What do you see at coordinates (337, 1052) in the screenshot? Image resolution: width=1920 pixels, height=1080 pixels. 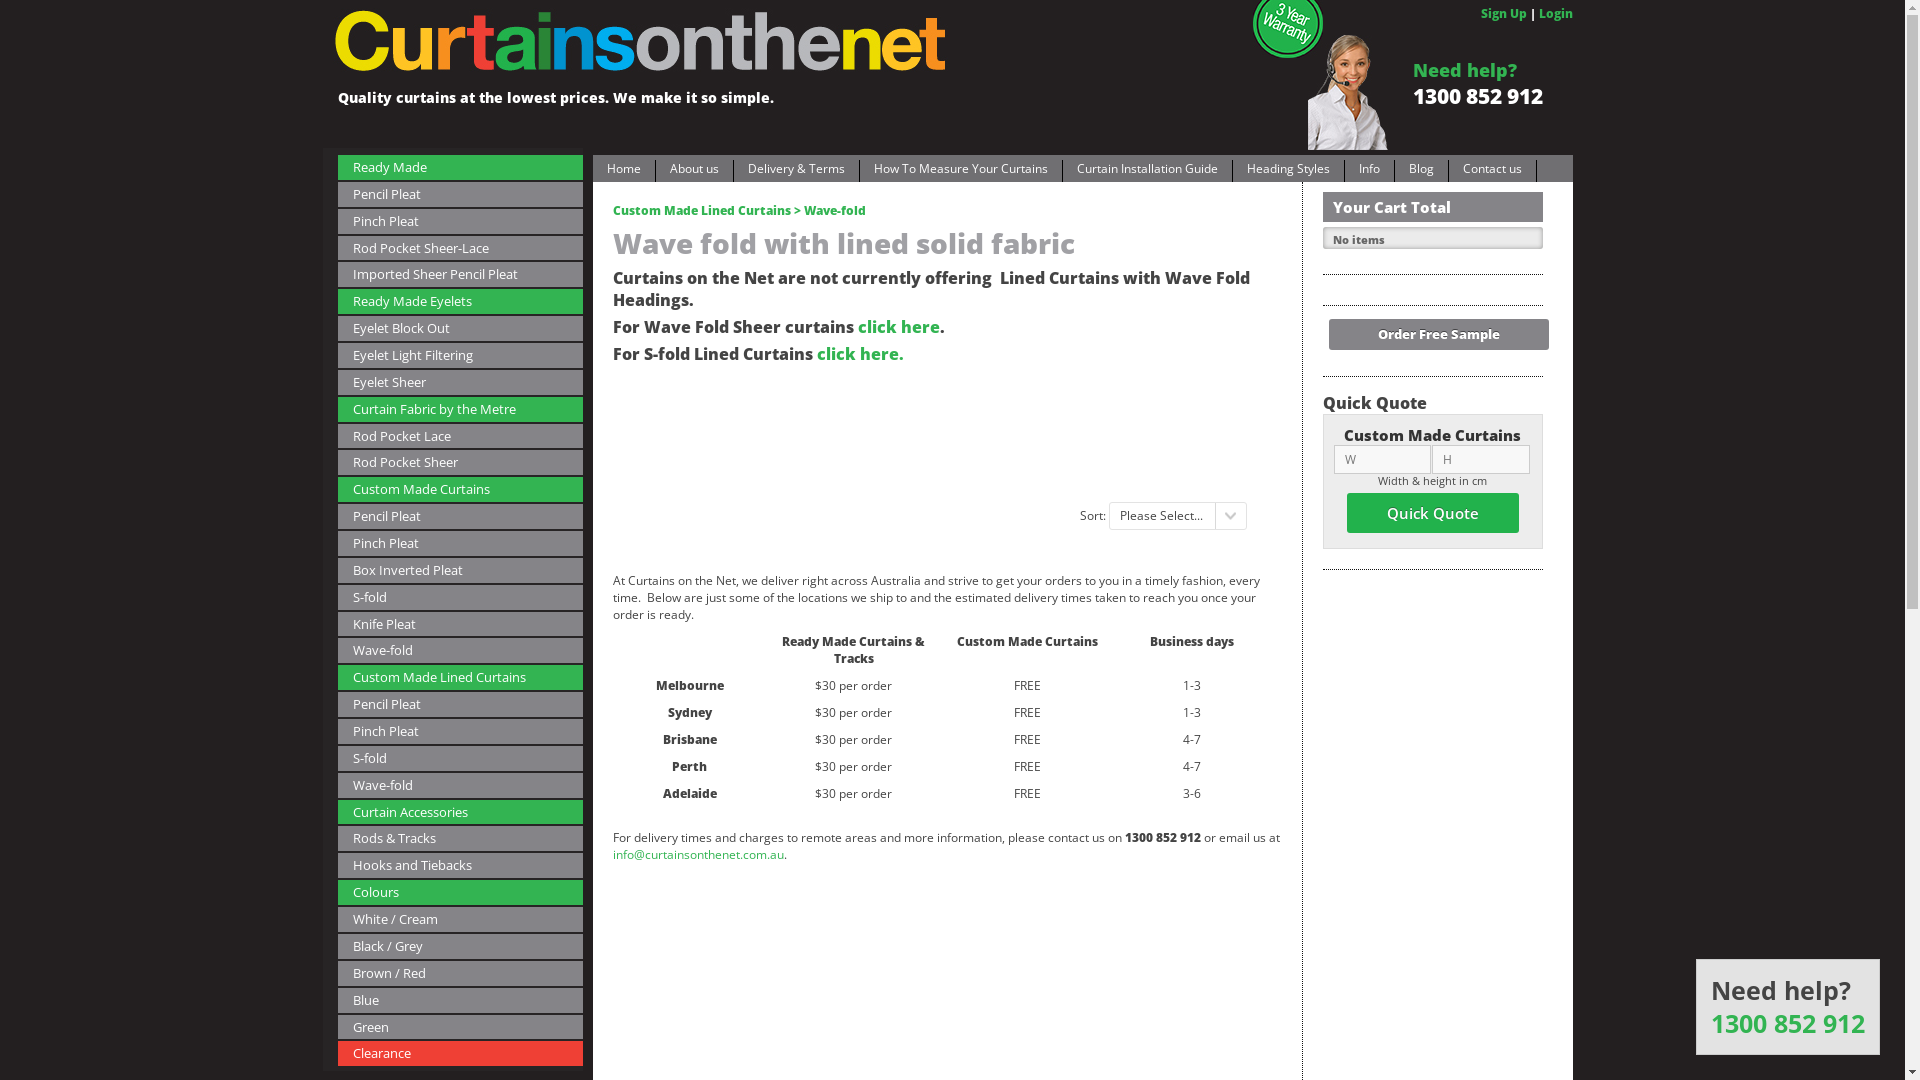 I see `'Clearance'` at bounding box center [337, 1052].